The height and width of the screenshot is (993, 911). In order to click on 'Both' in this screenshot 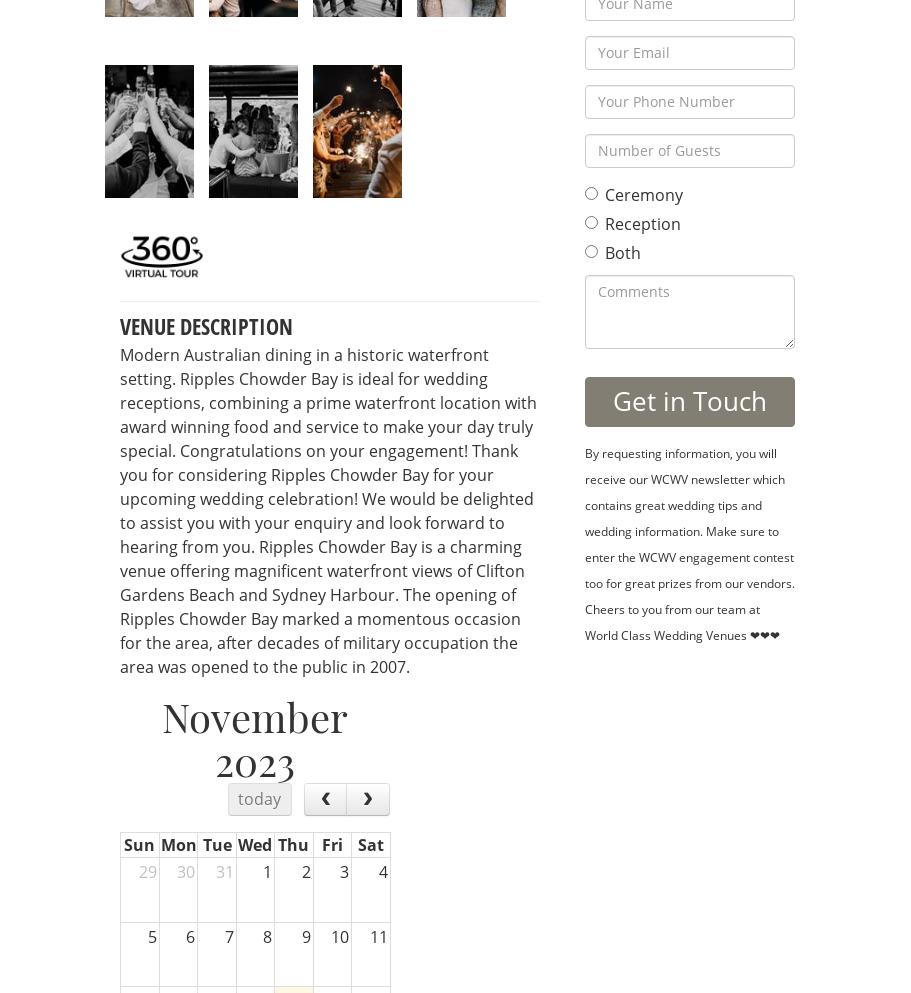, I will do `click(622, 251)`.